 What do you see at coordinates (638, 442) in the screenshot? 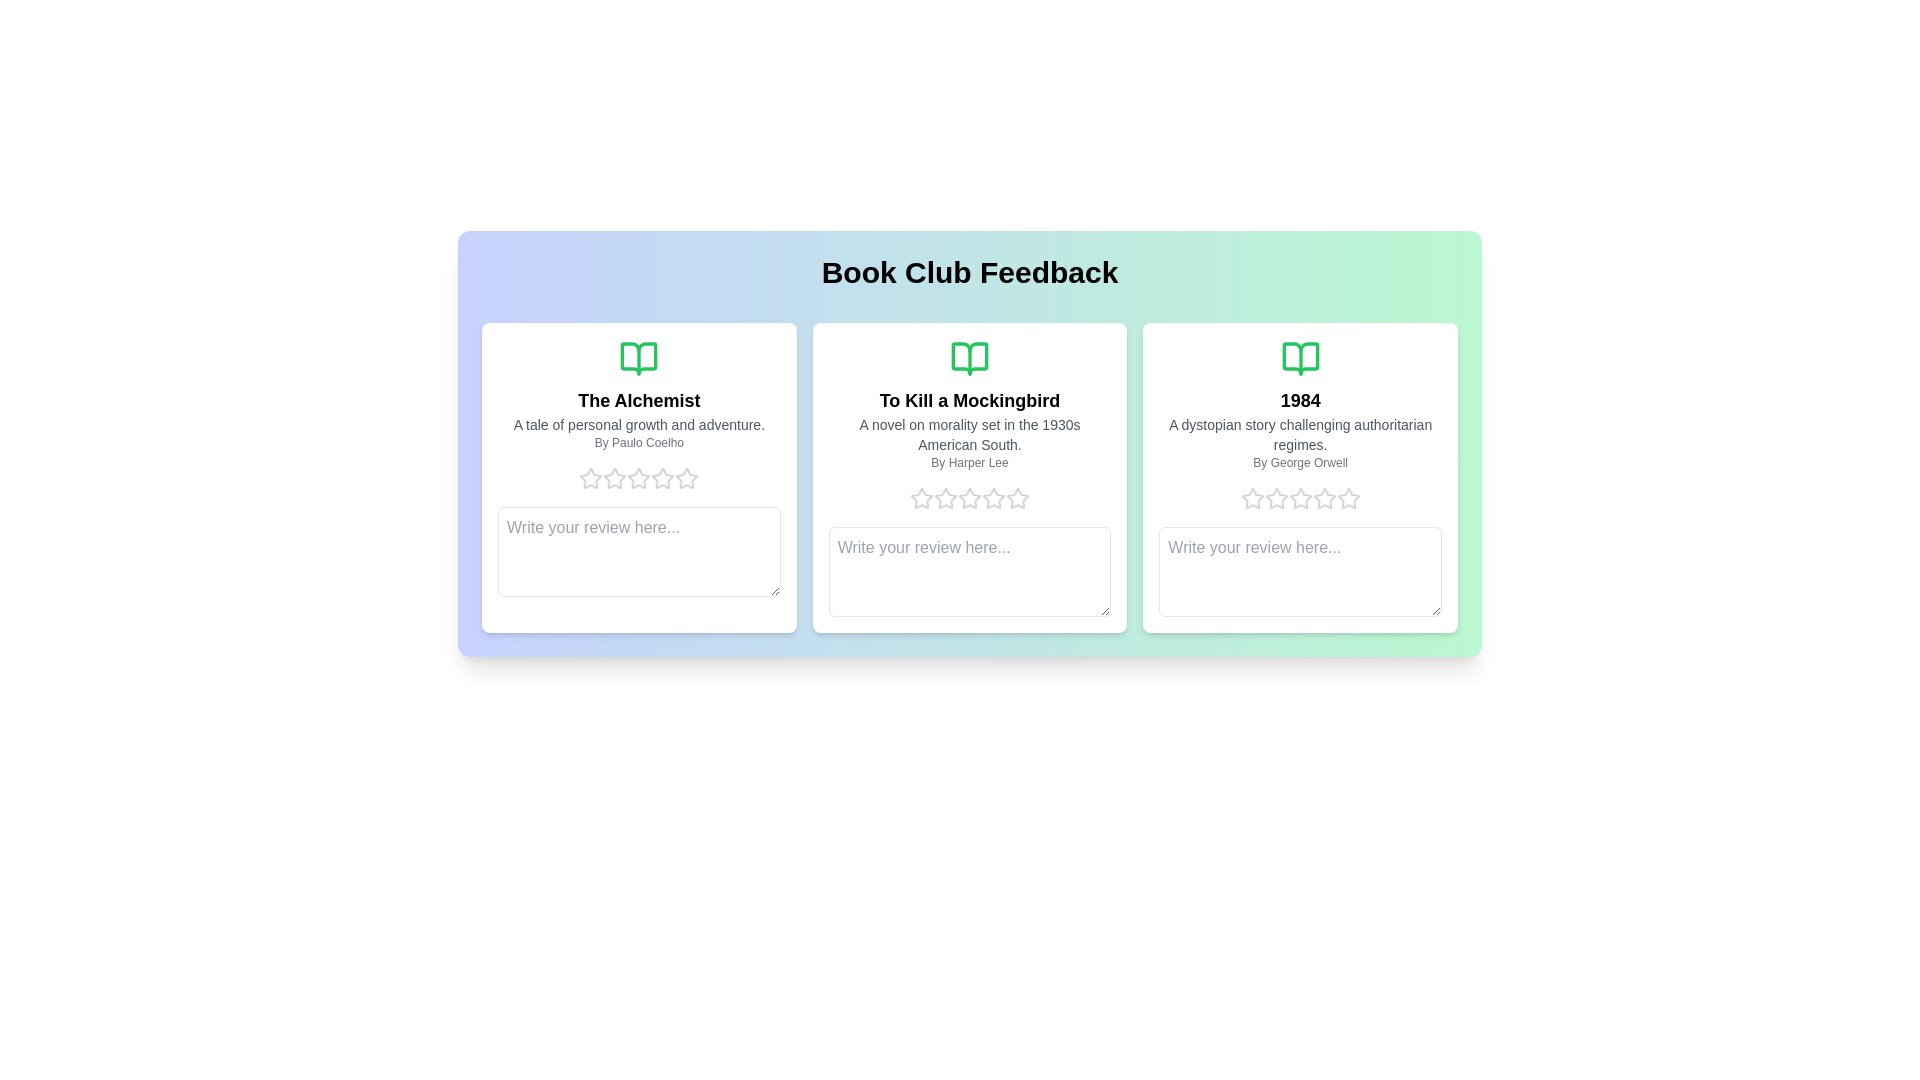
I see `the Text label displaying the author of the book 'The Alchemist', located below the subheading and above the star rating section` at bounding box center [638, 442].